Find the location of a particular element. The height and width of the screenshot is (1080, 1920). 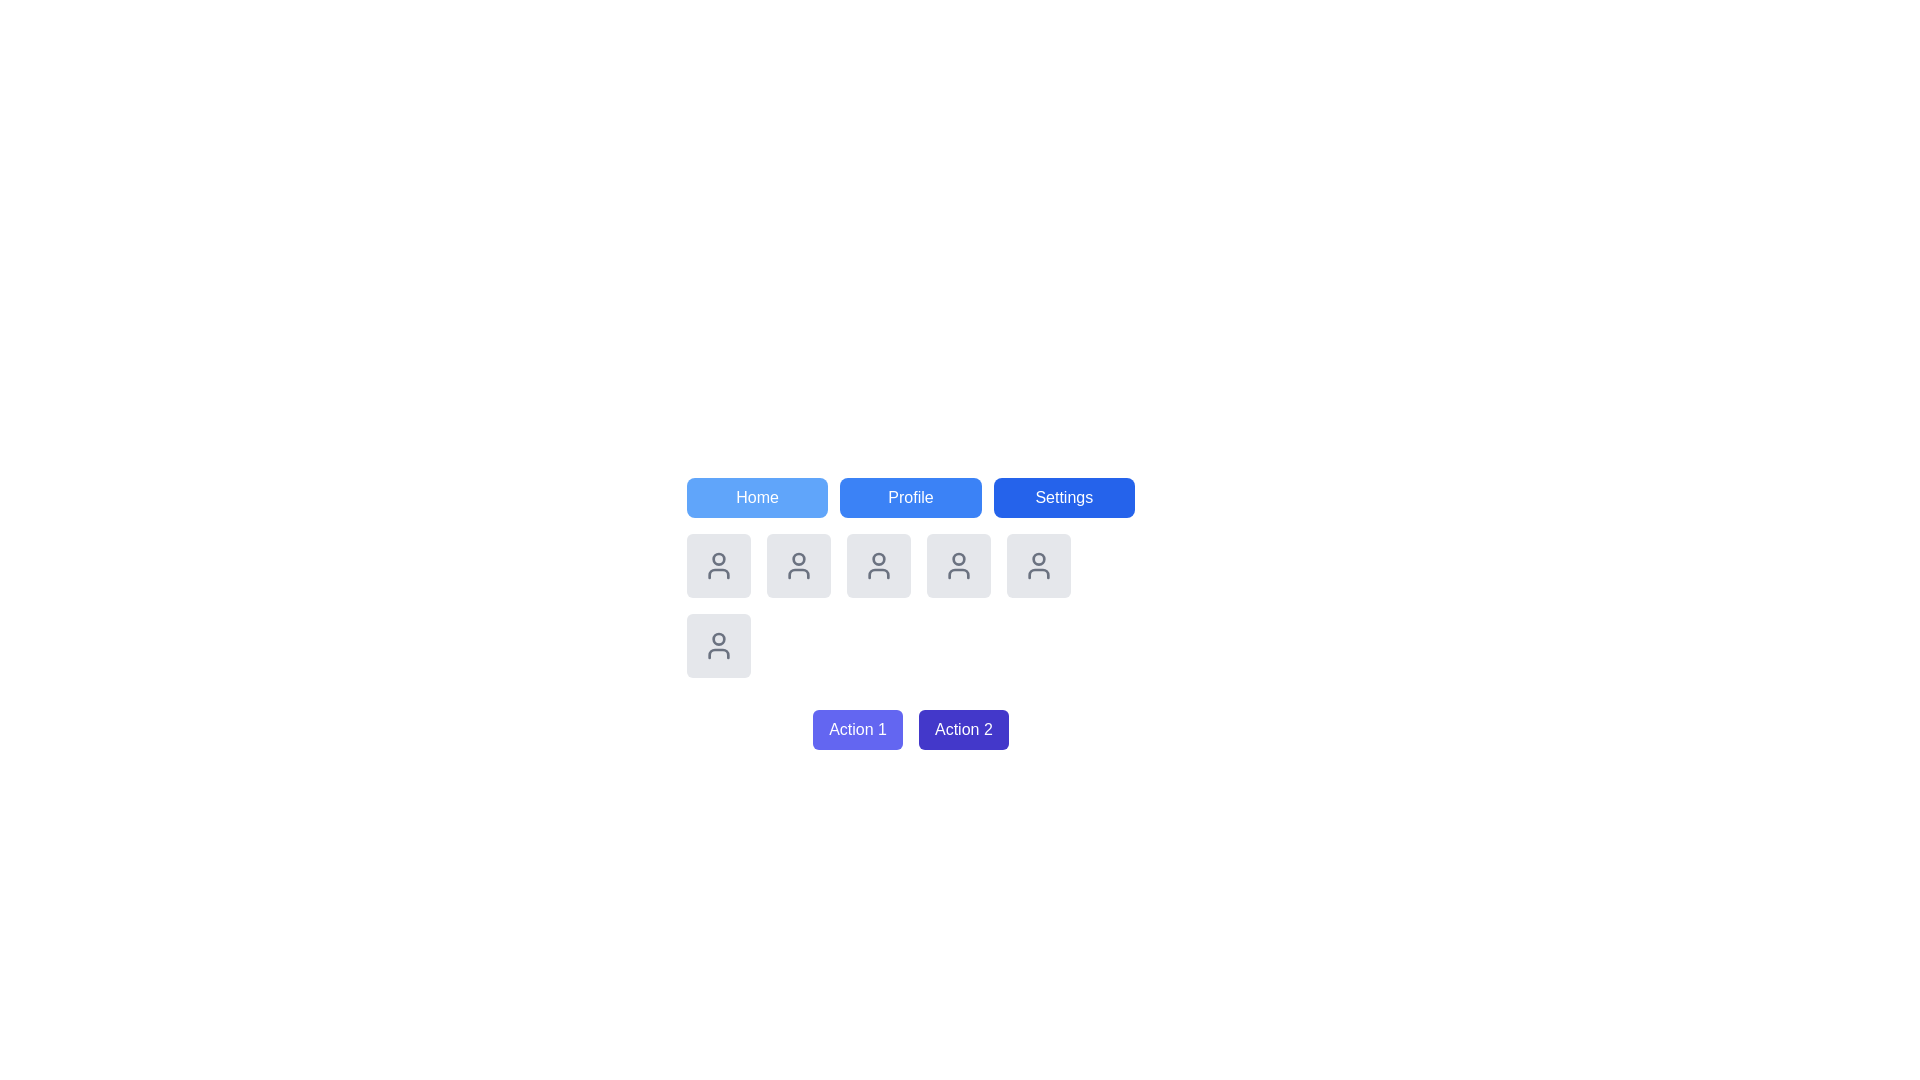

the decorative SVG circle that represents part of a user icon in the grid layout, located near the top center of the icon is located at coordinates (719, 639).